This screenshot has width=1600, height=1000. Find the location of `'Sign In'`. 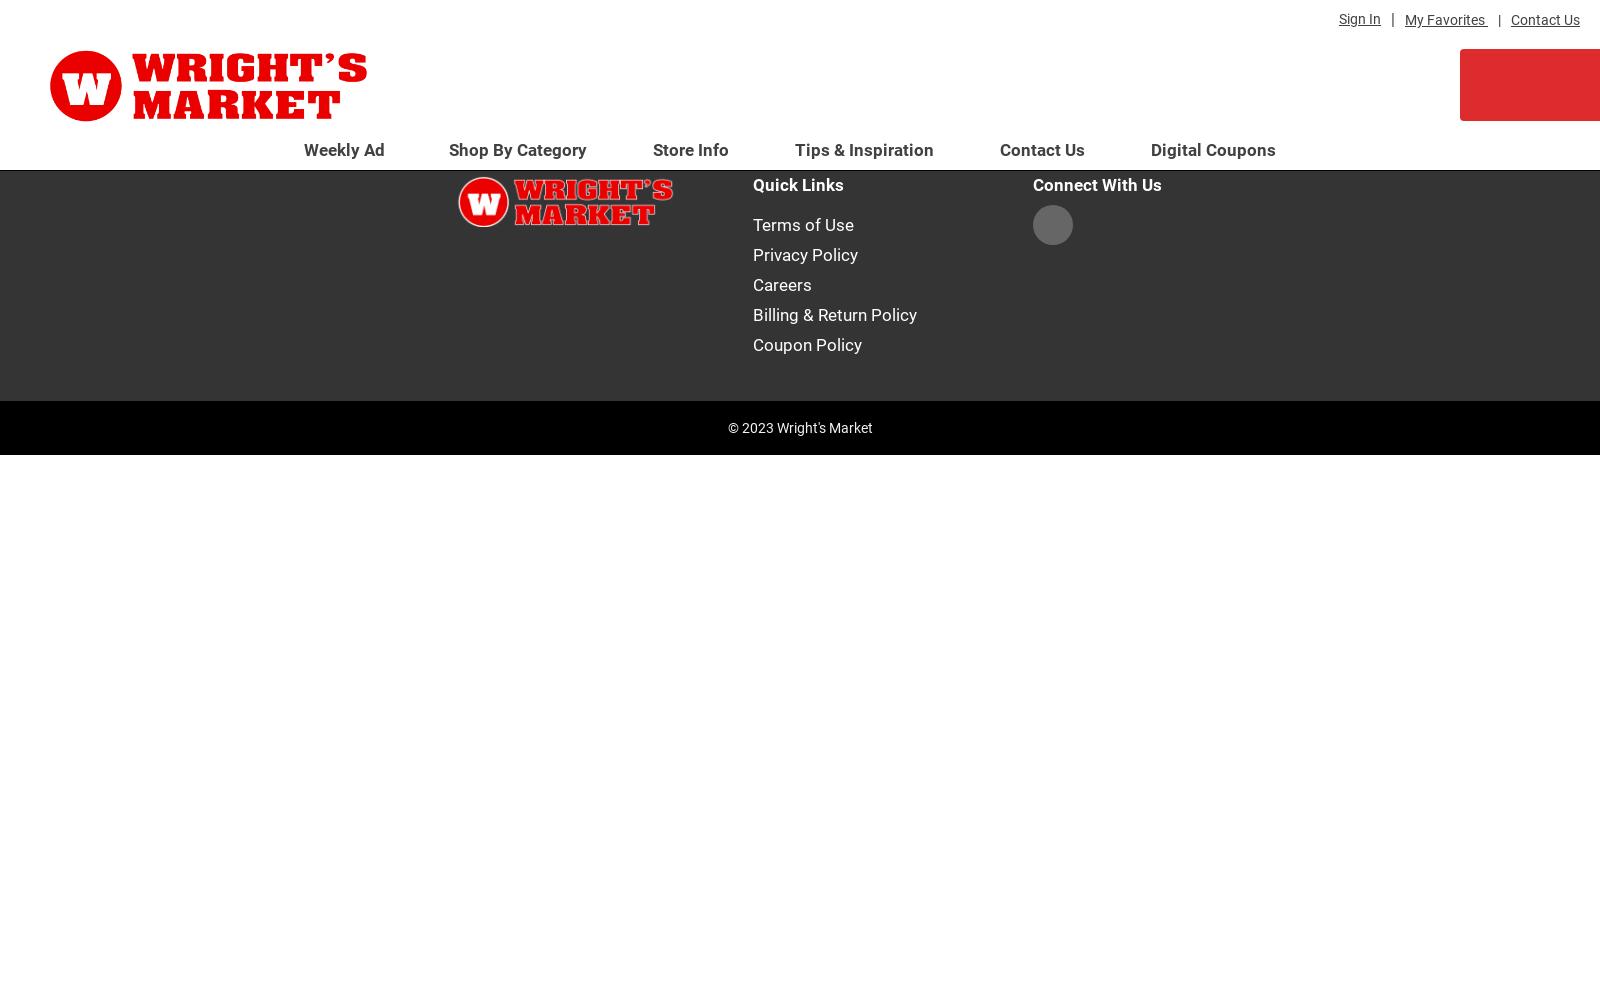

'Sign In' is located at coordinates (1359, 19).